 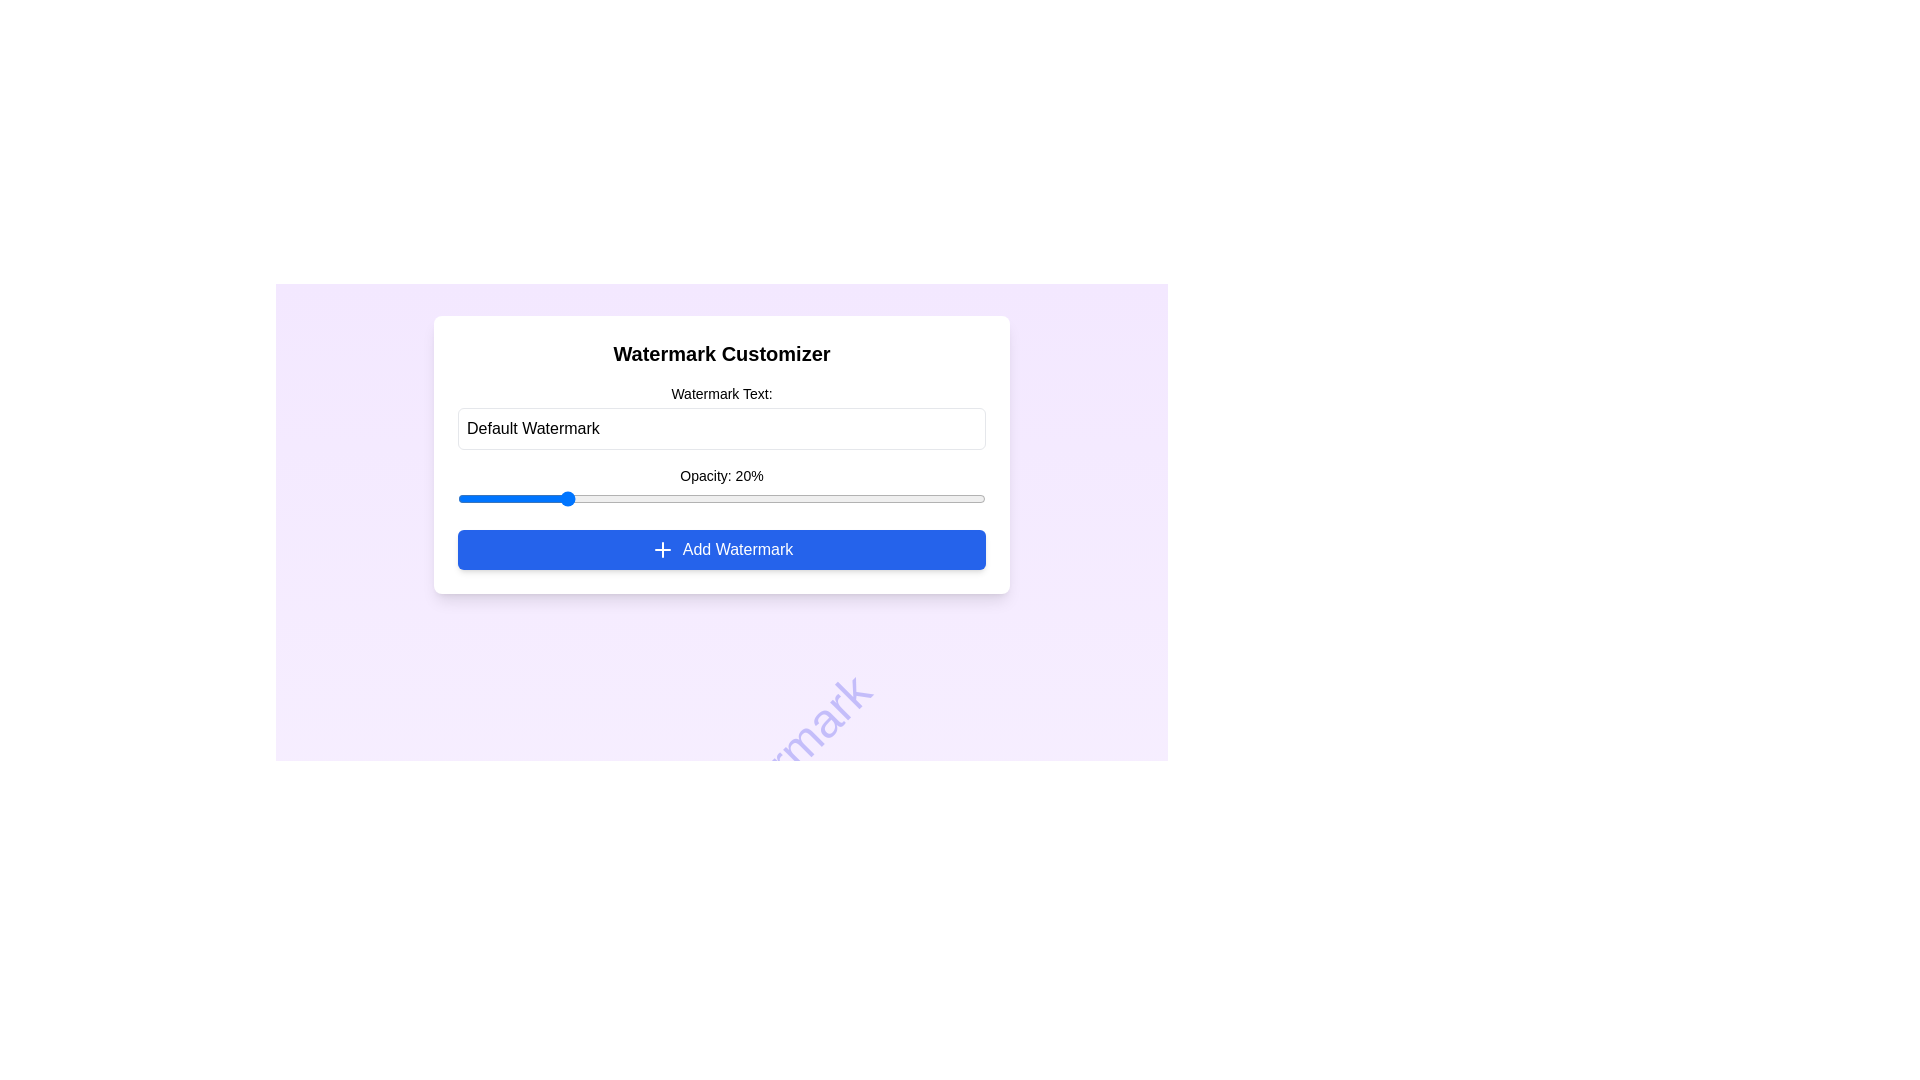 I want to click on the interactive slider (range input) labeled 'Opacity: 20%', so click(x=720, y=508).